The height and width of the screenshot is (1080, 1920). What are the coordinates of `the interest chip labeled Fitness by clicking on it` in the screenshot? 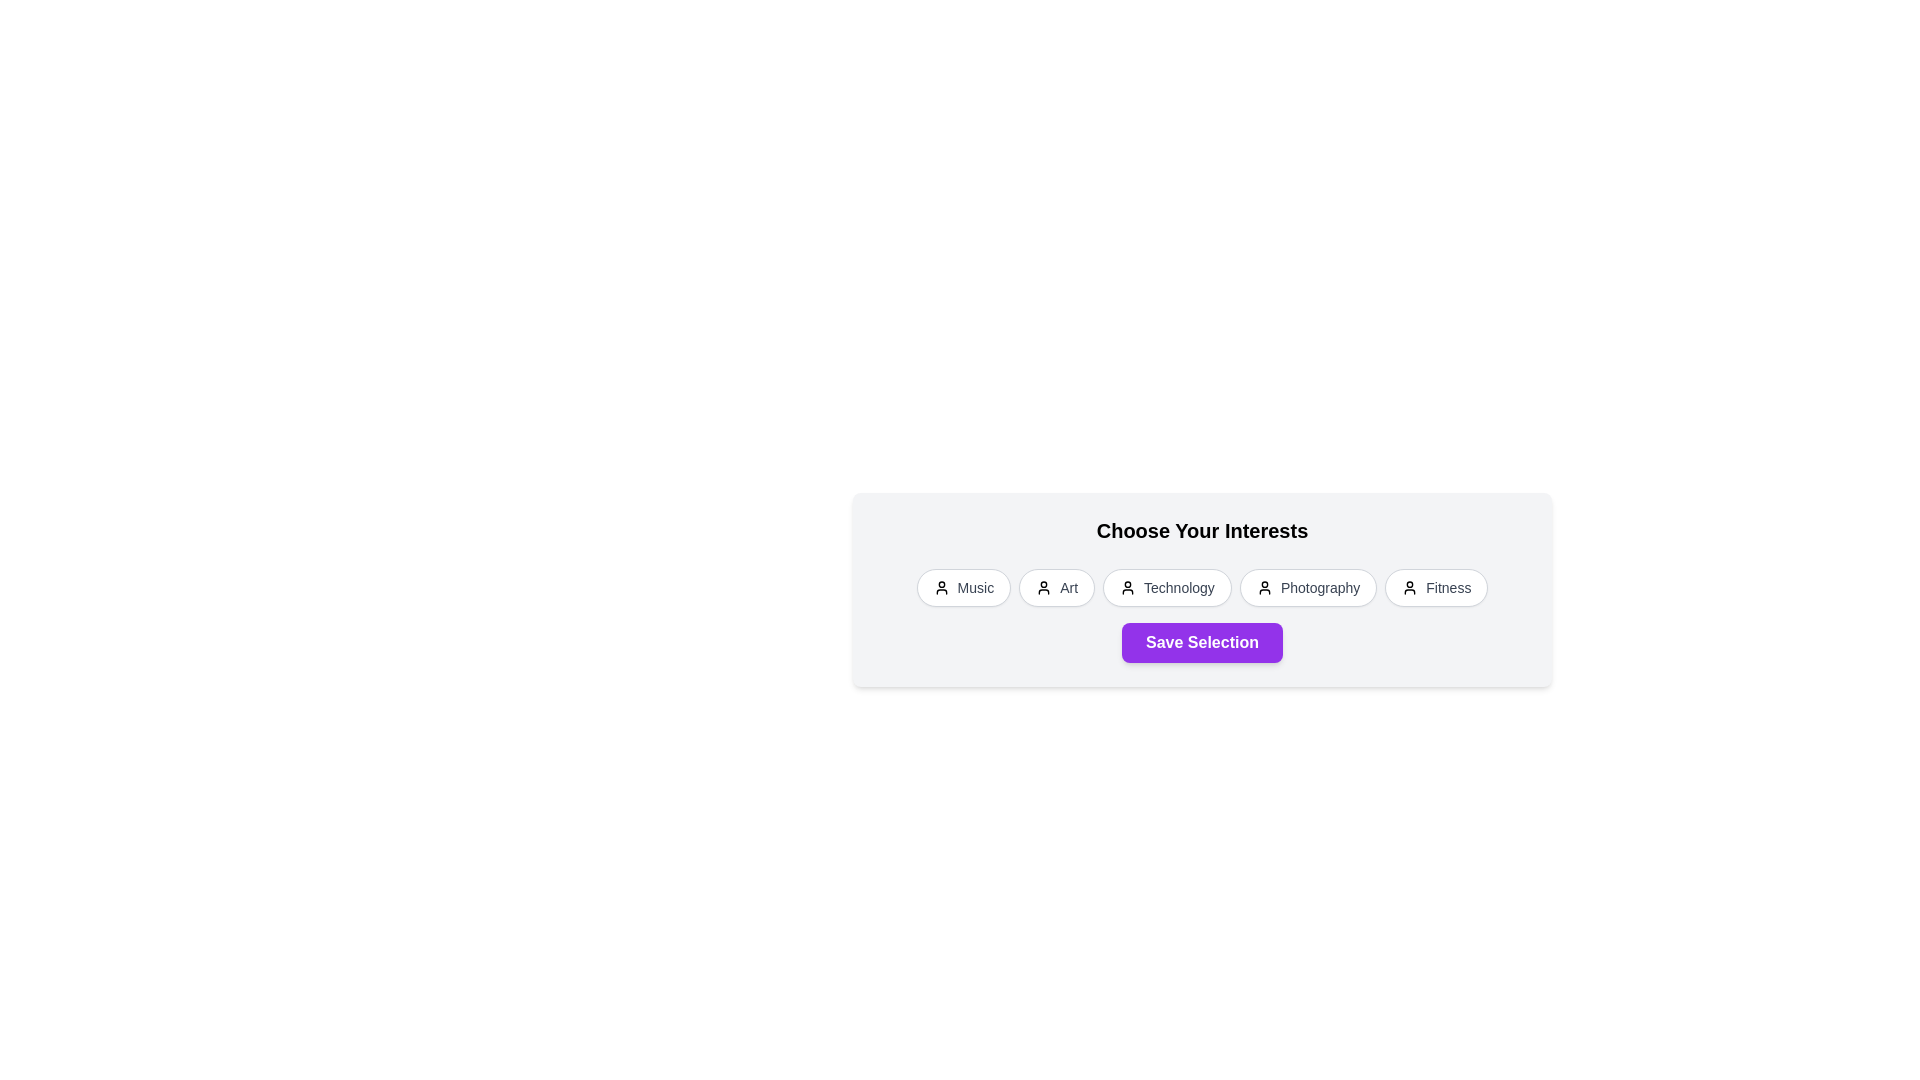 It's located at (1435, 586).